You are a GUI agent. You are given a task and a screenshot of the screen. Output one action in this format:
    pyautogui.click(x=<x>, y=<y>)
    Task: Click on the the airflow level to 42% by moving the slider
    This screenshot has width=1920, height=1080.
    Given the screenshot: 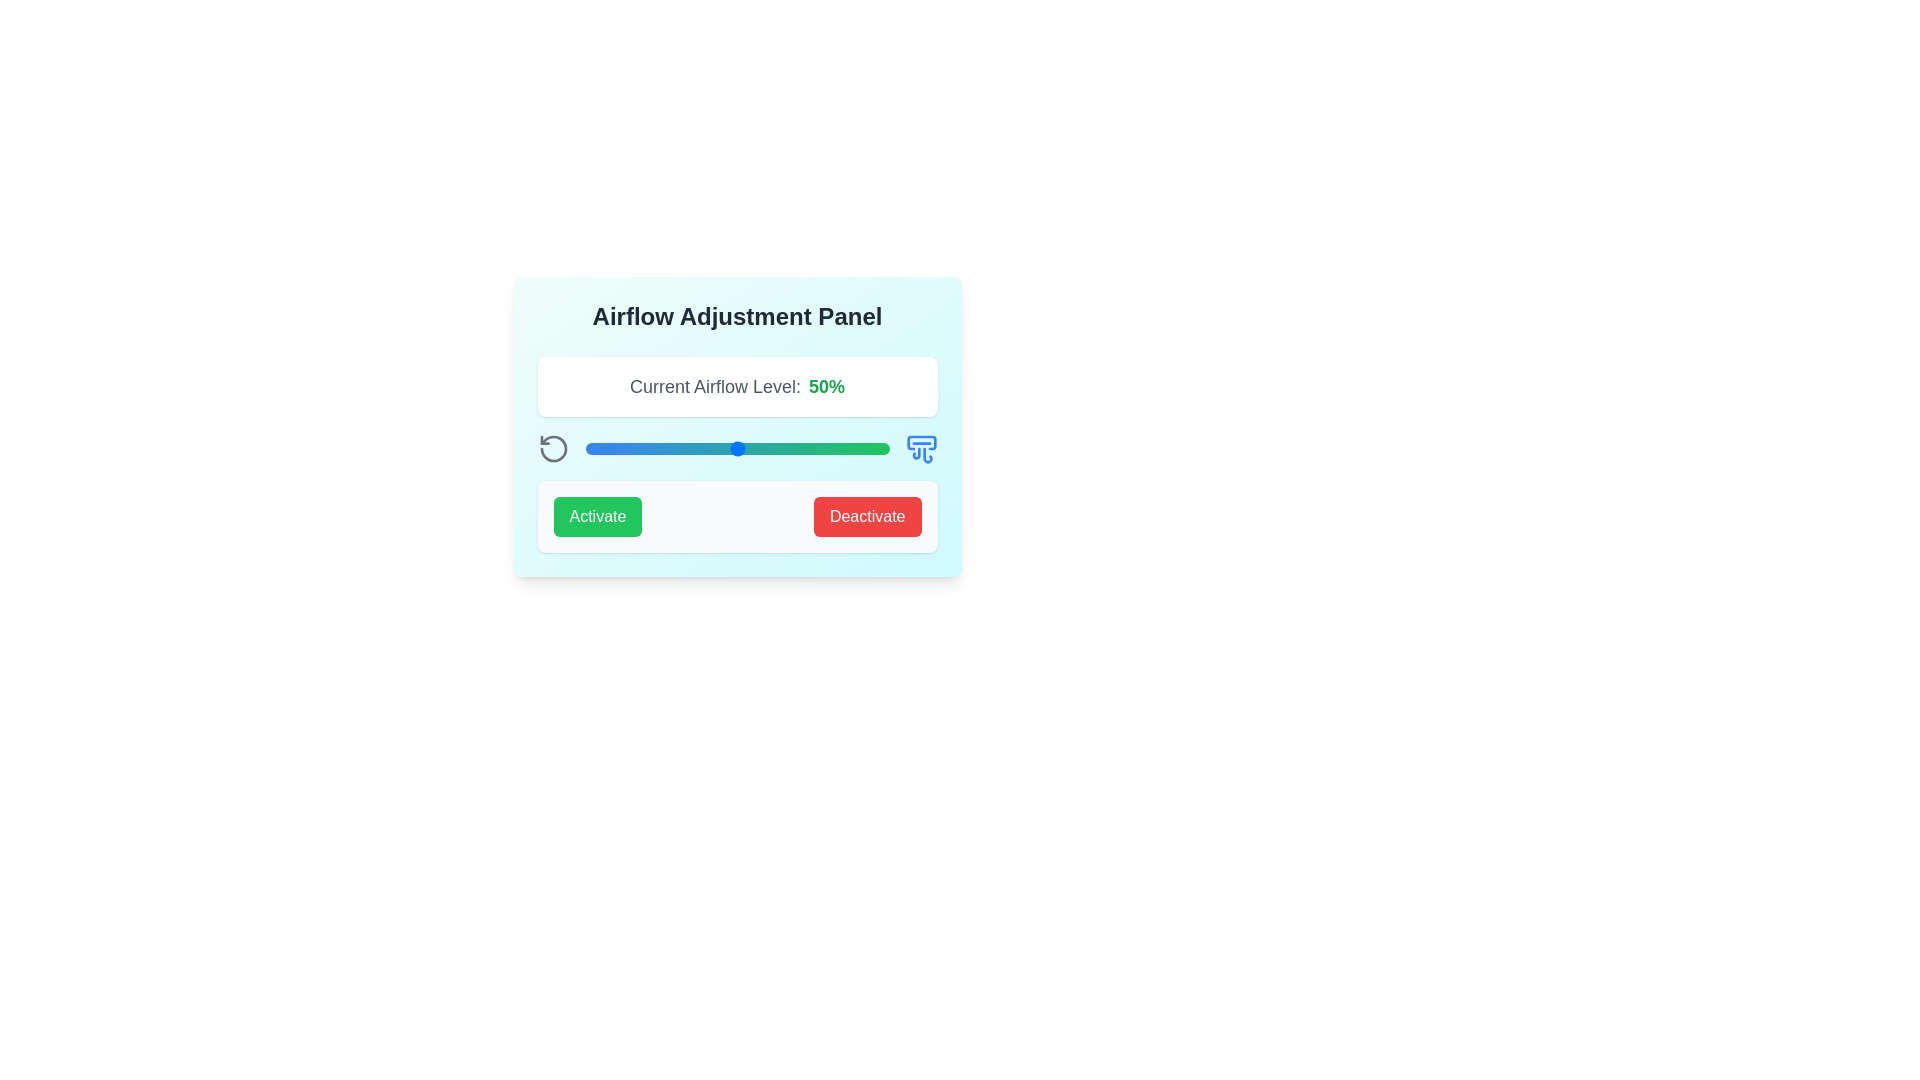 What is the action you would take?
    pyautogui.click(x=713, y=447)
    